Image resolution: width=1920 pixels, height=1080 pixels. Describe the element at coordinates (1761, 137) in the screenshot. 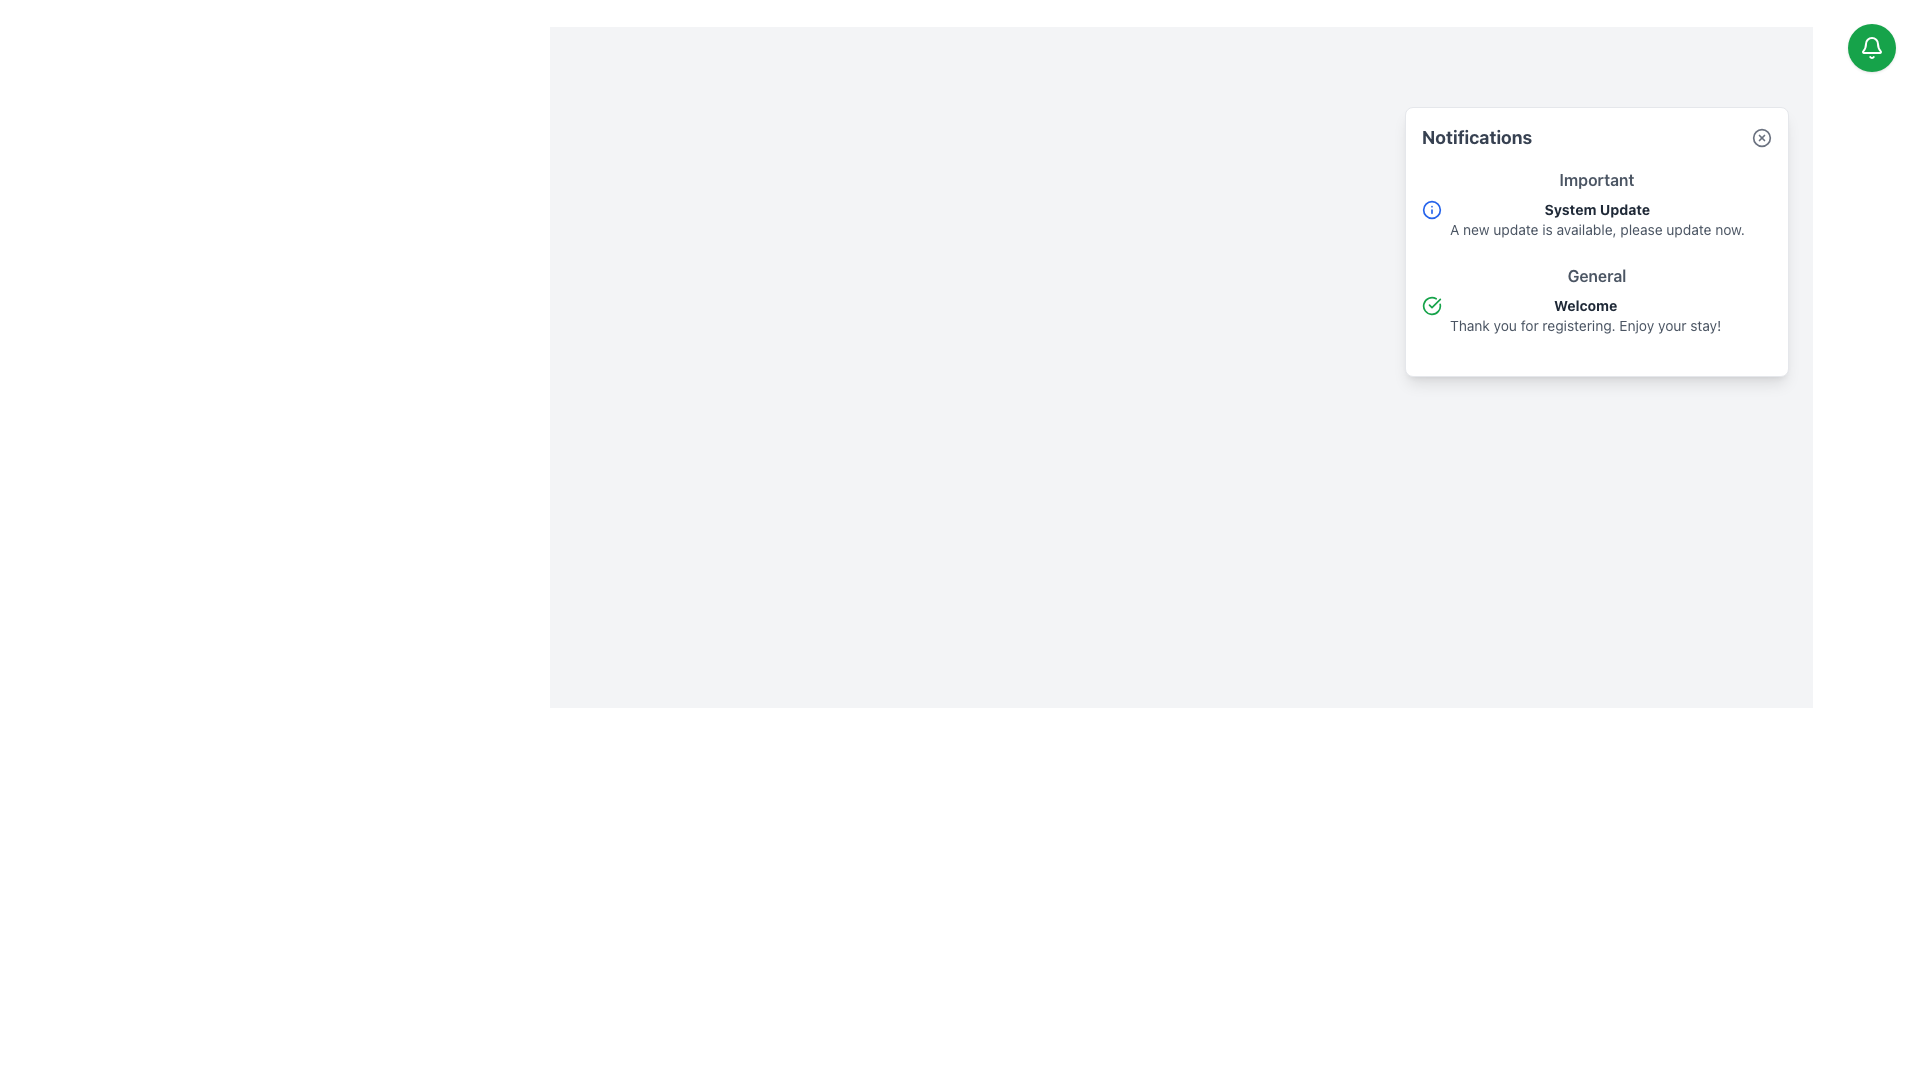

I see `the circular gray button with a cross mark inside, located to the far right of the 'Notifications' title in the notification panel, to observe the hover effect` at that location.